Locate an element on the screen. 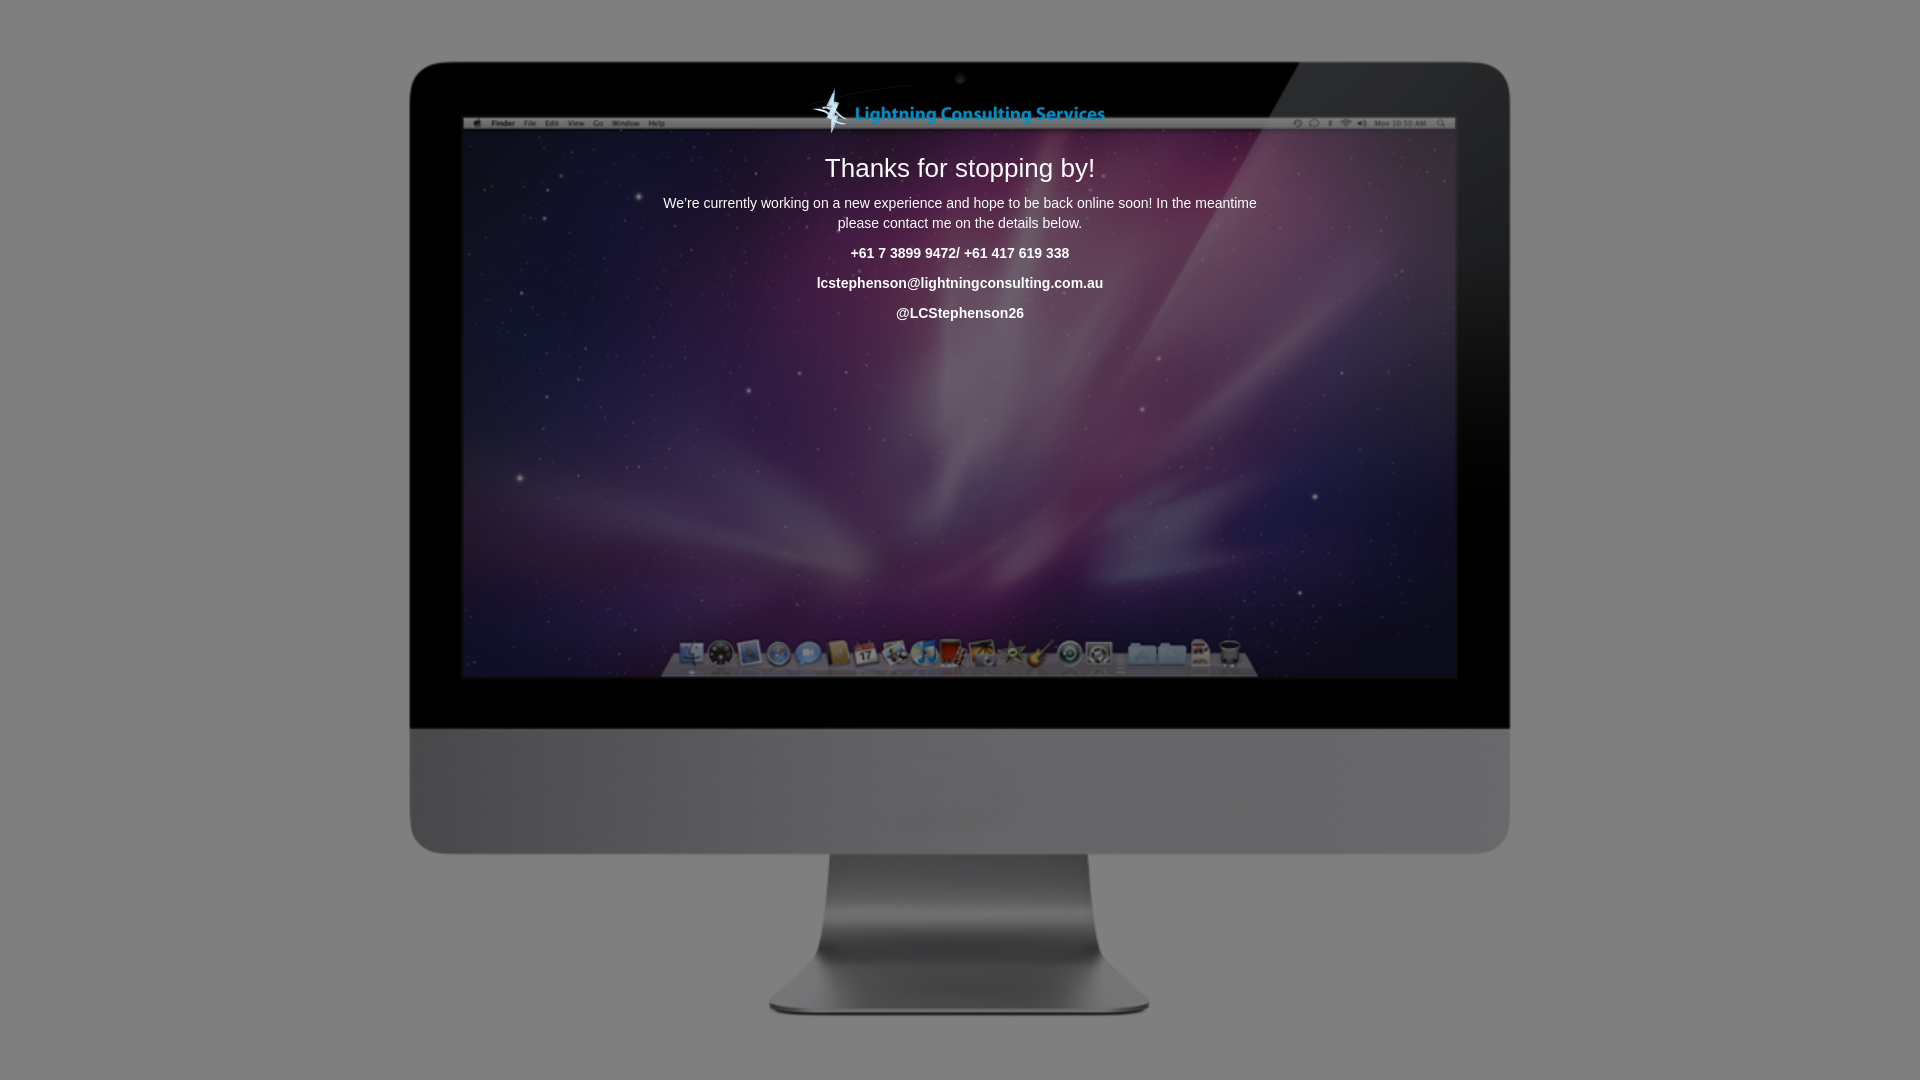 The height and width of the screenshot is (1080, 1920). 'lcstephenson@lightningconsulting.com.au' is located at coordinates (960, 282).